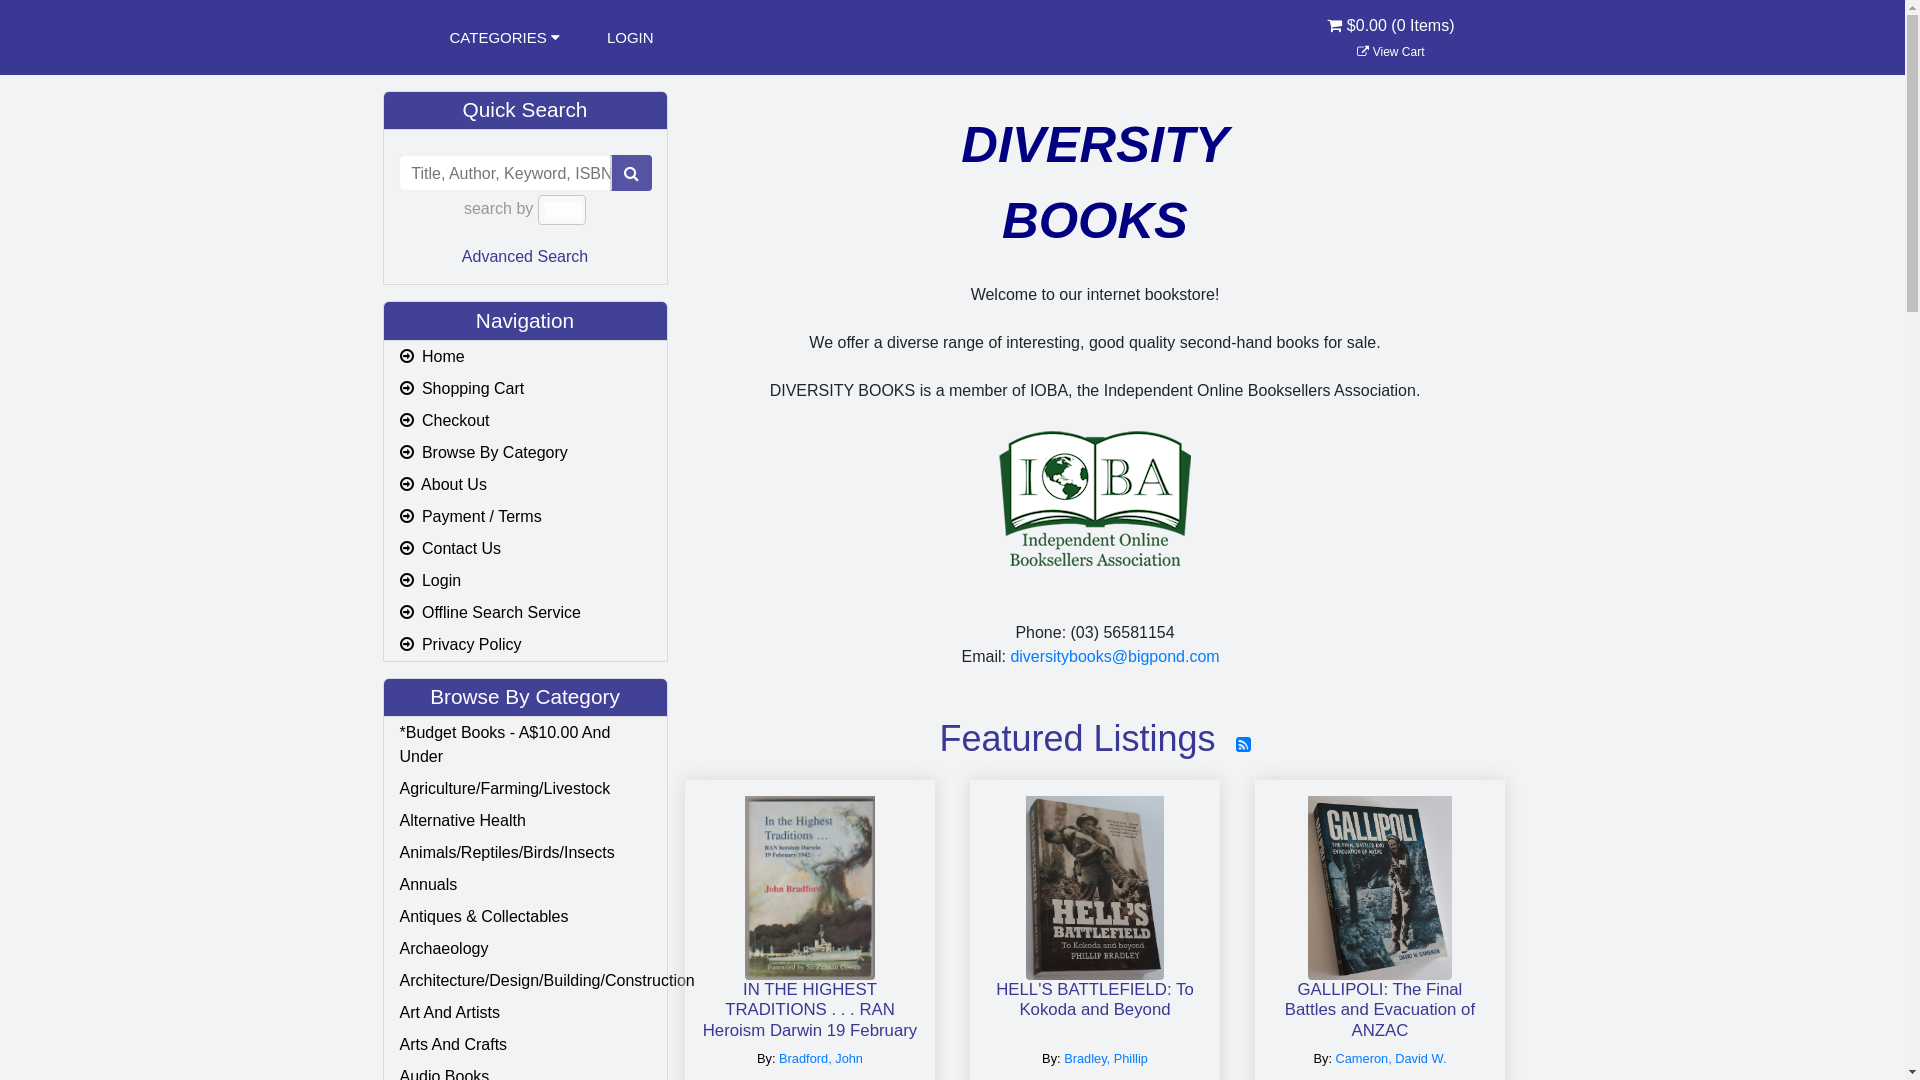 This screenshot has width=1920, height=1080. What do you see at coordinates (589, 37) in the screenshot?
I see `'LOGIN'` at bounding box center [589, 37].